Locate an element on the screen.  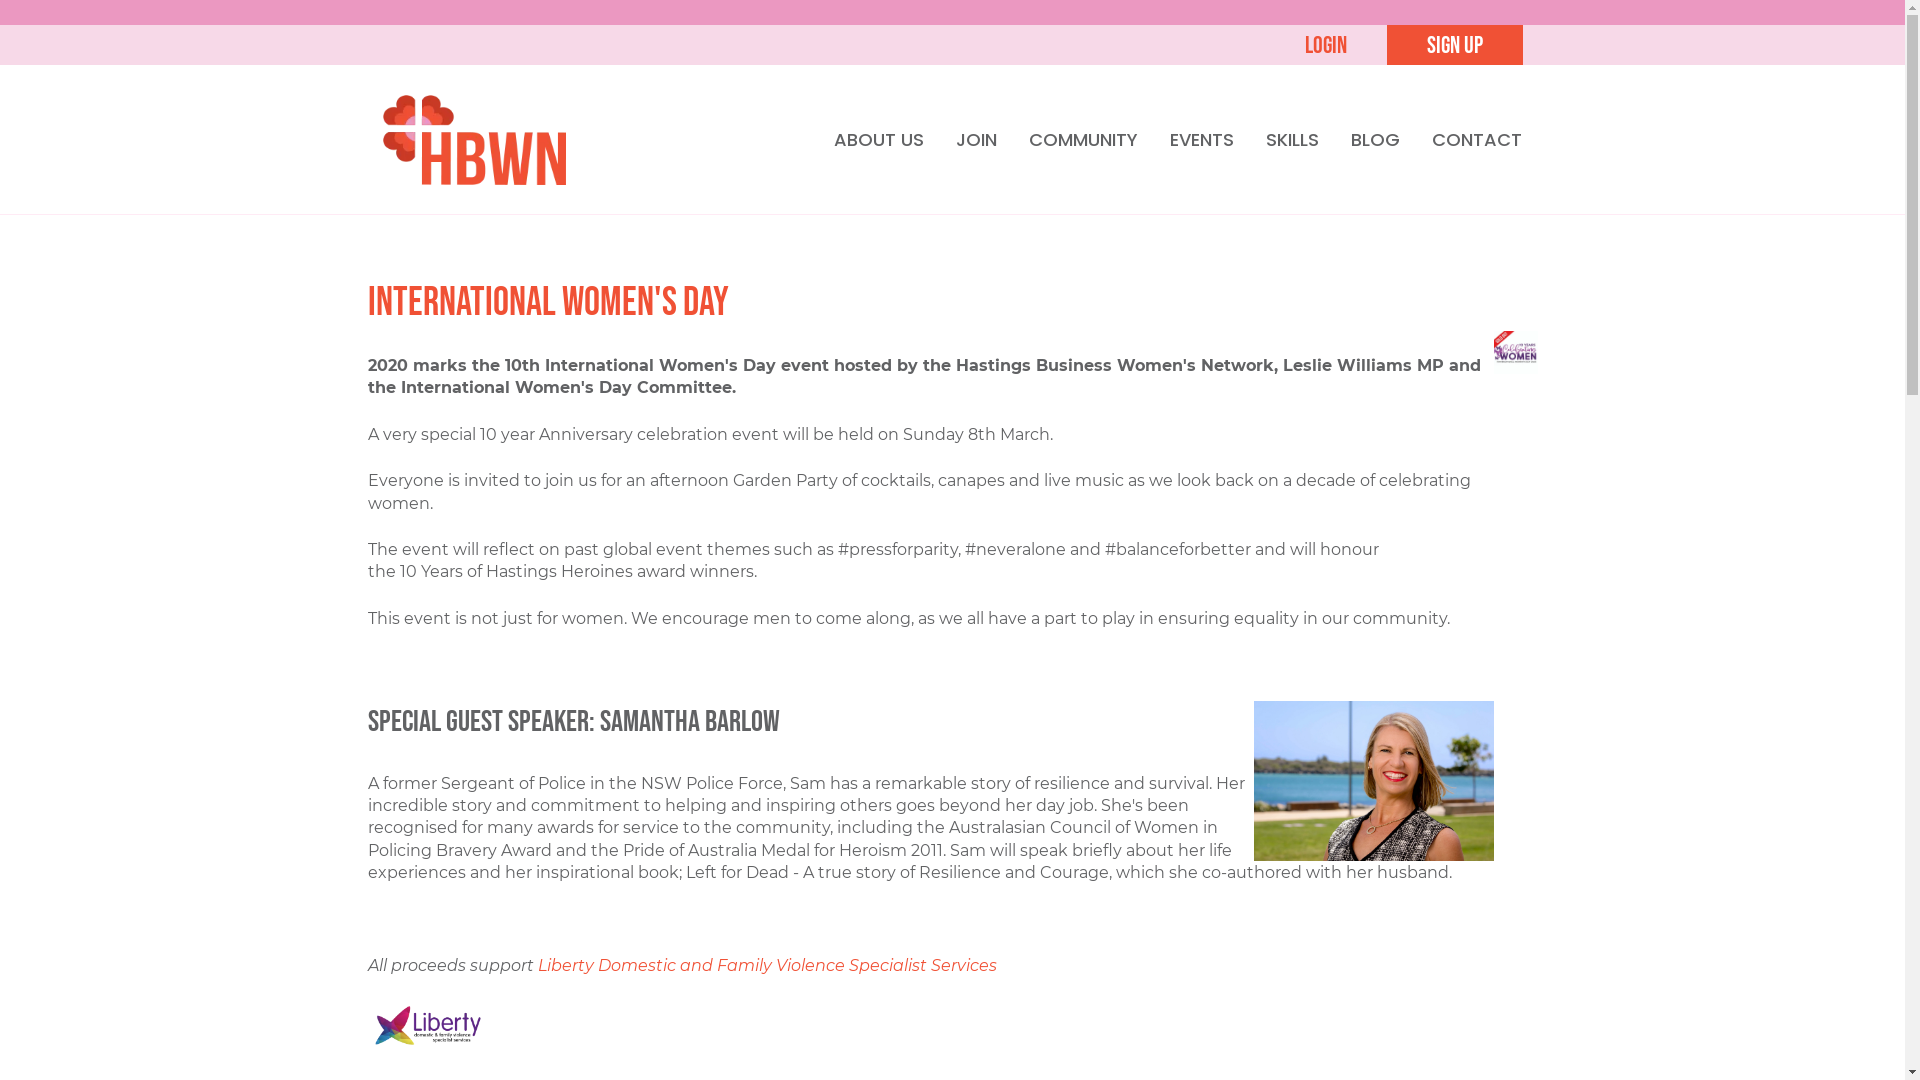
'LOGIN' is located at coordinates (1324, 45).